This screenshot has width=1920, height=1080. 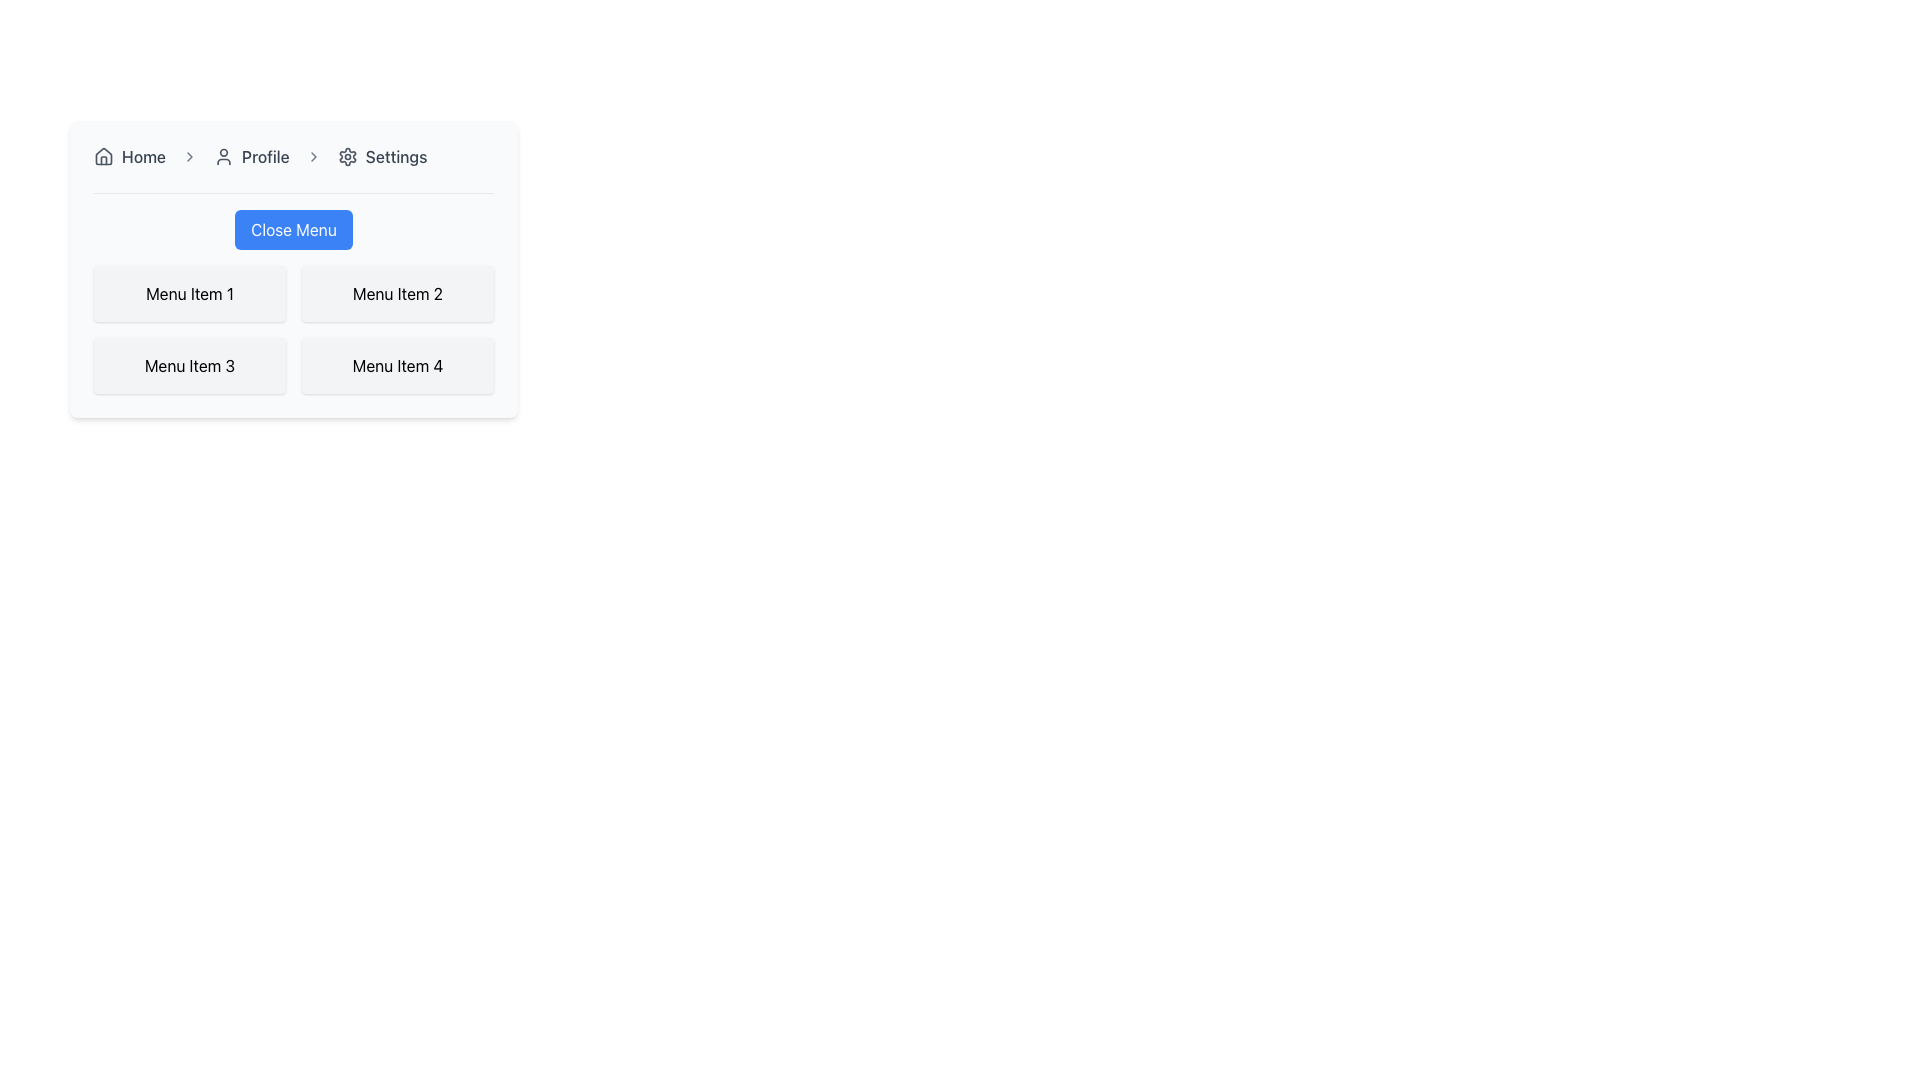 I want to click on the 'Settings' text label in the breadcrumb navigation area, which is styled in a medium-weight font and gray color, located next to a gear icon, so click(x=396, y=156).